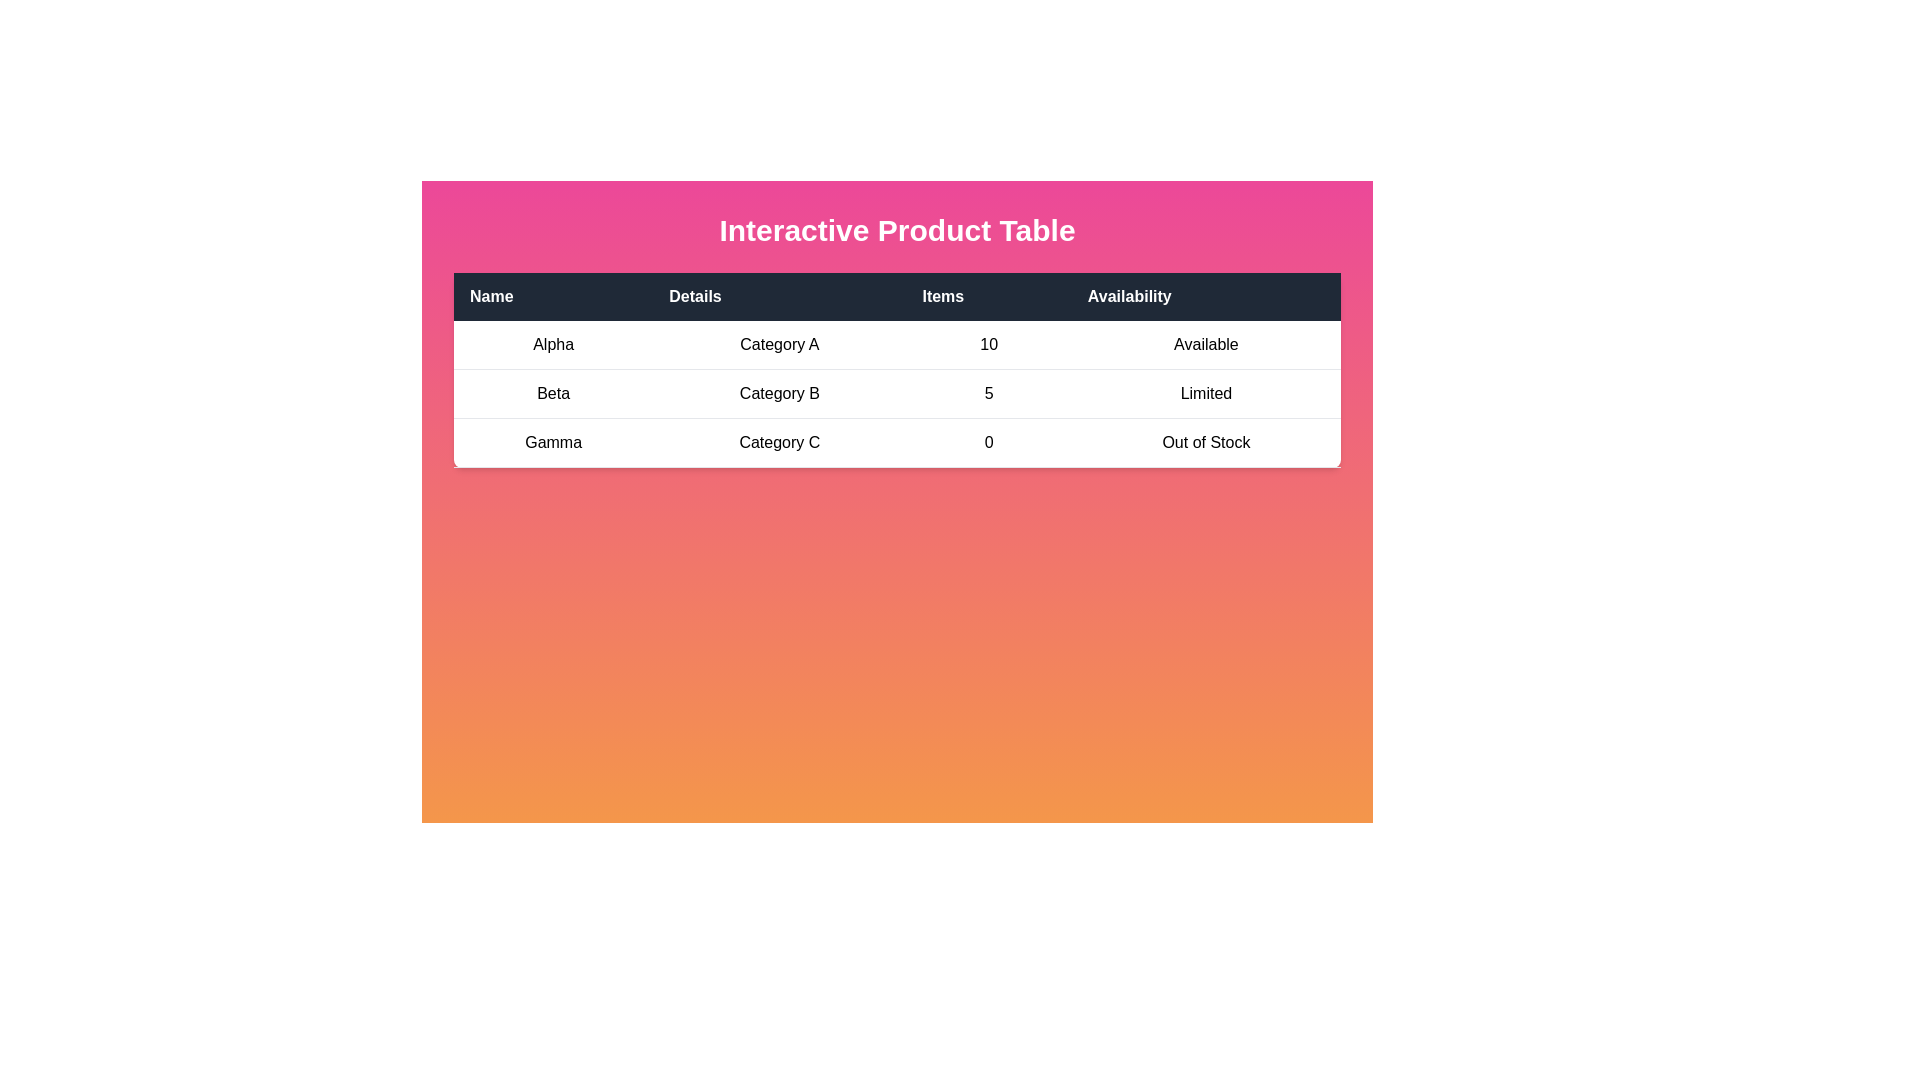 The image size is (1920, 1080). What do you see at coordinates (896, 394) in the screenshot?
I see `data in the second row of the table, which corresponds to 'Beta' and spans across the columns 'Name', 'Details', 'Items', and 'Availability'` at bounding box center [896, 394].